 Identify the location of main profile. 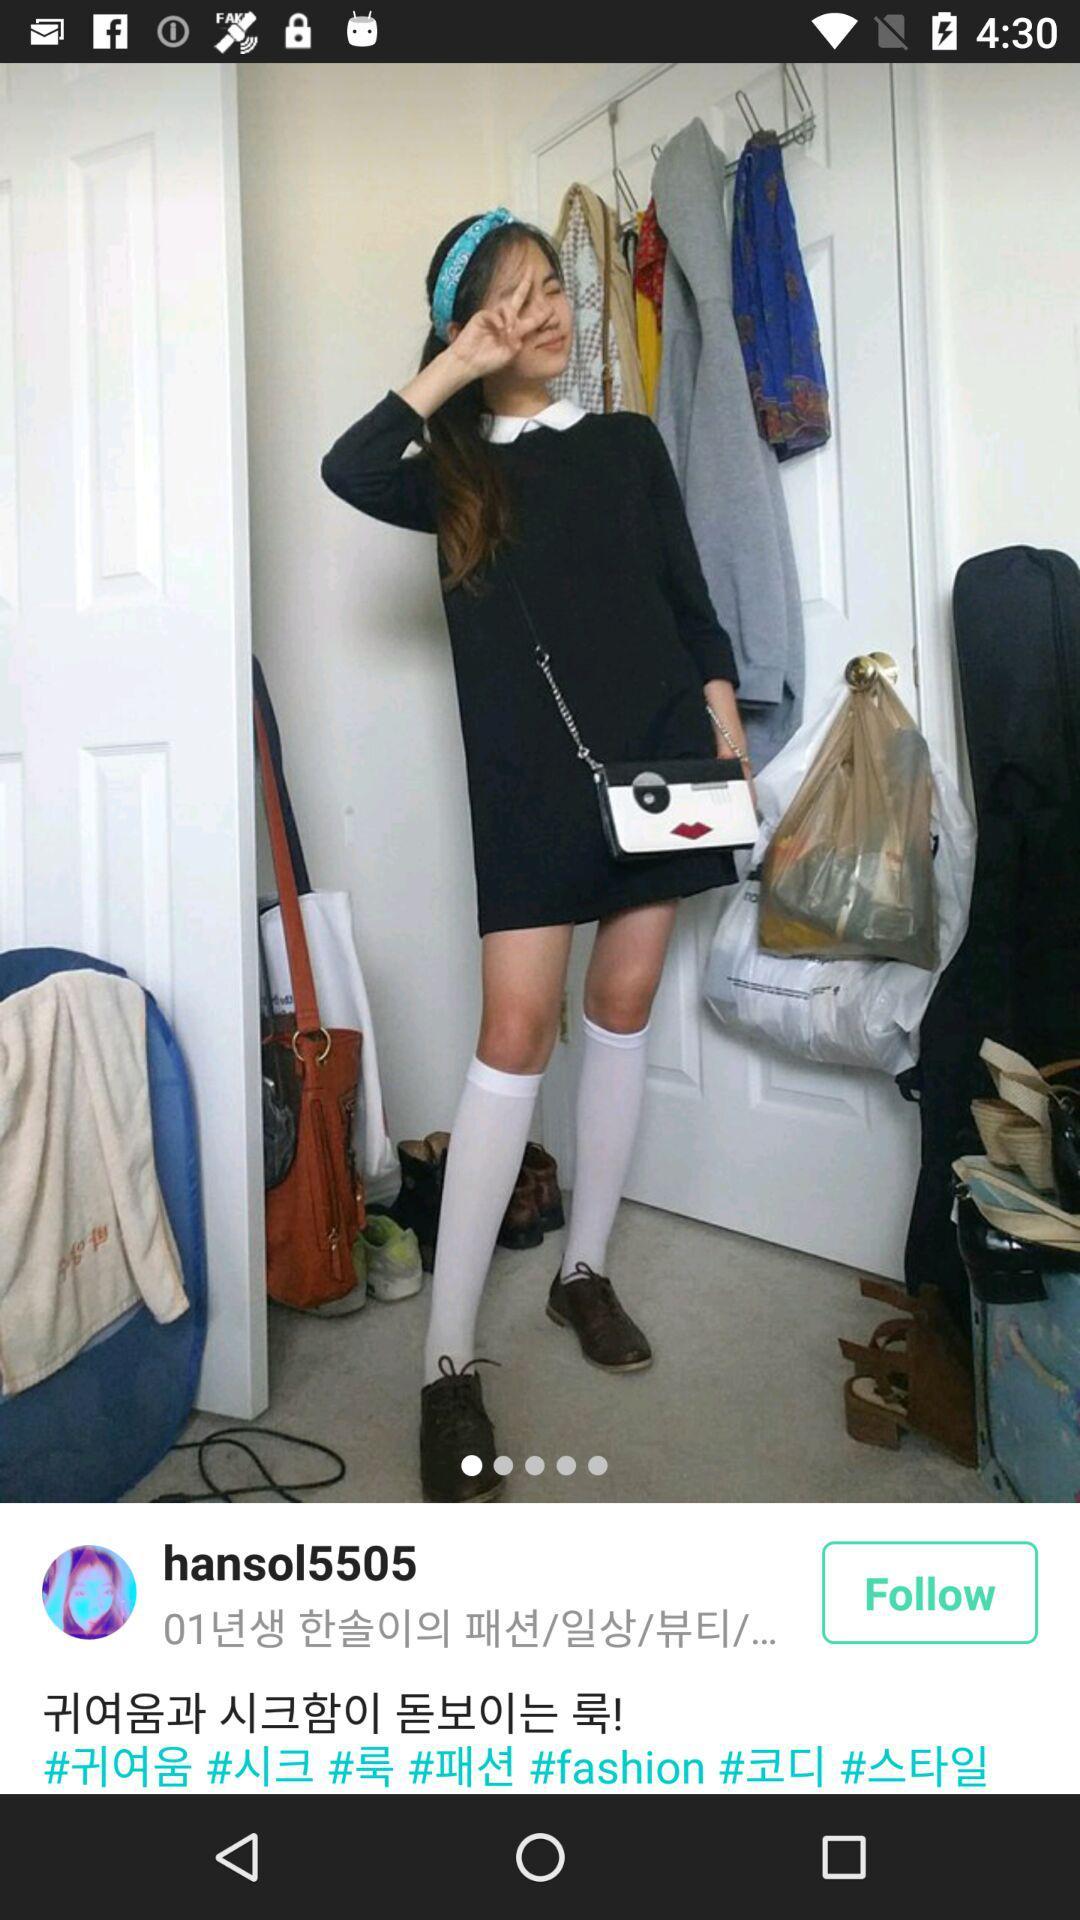
(88, 1591).